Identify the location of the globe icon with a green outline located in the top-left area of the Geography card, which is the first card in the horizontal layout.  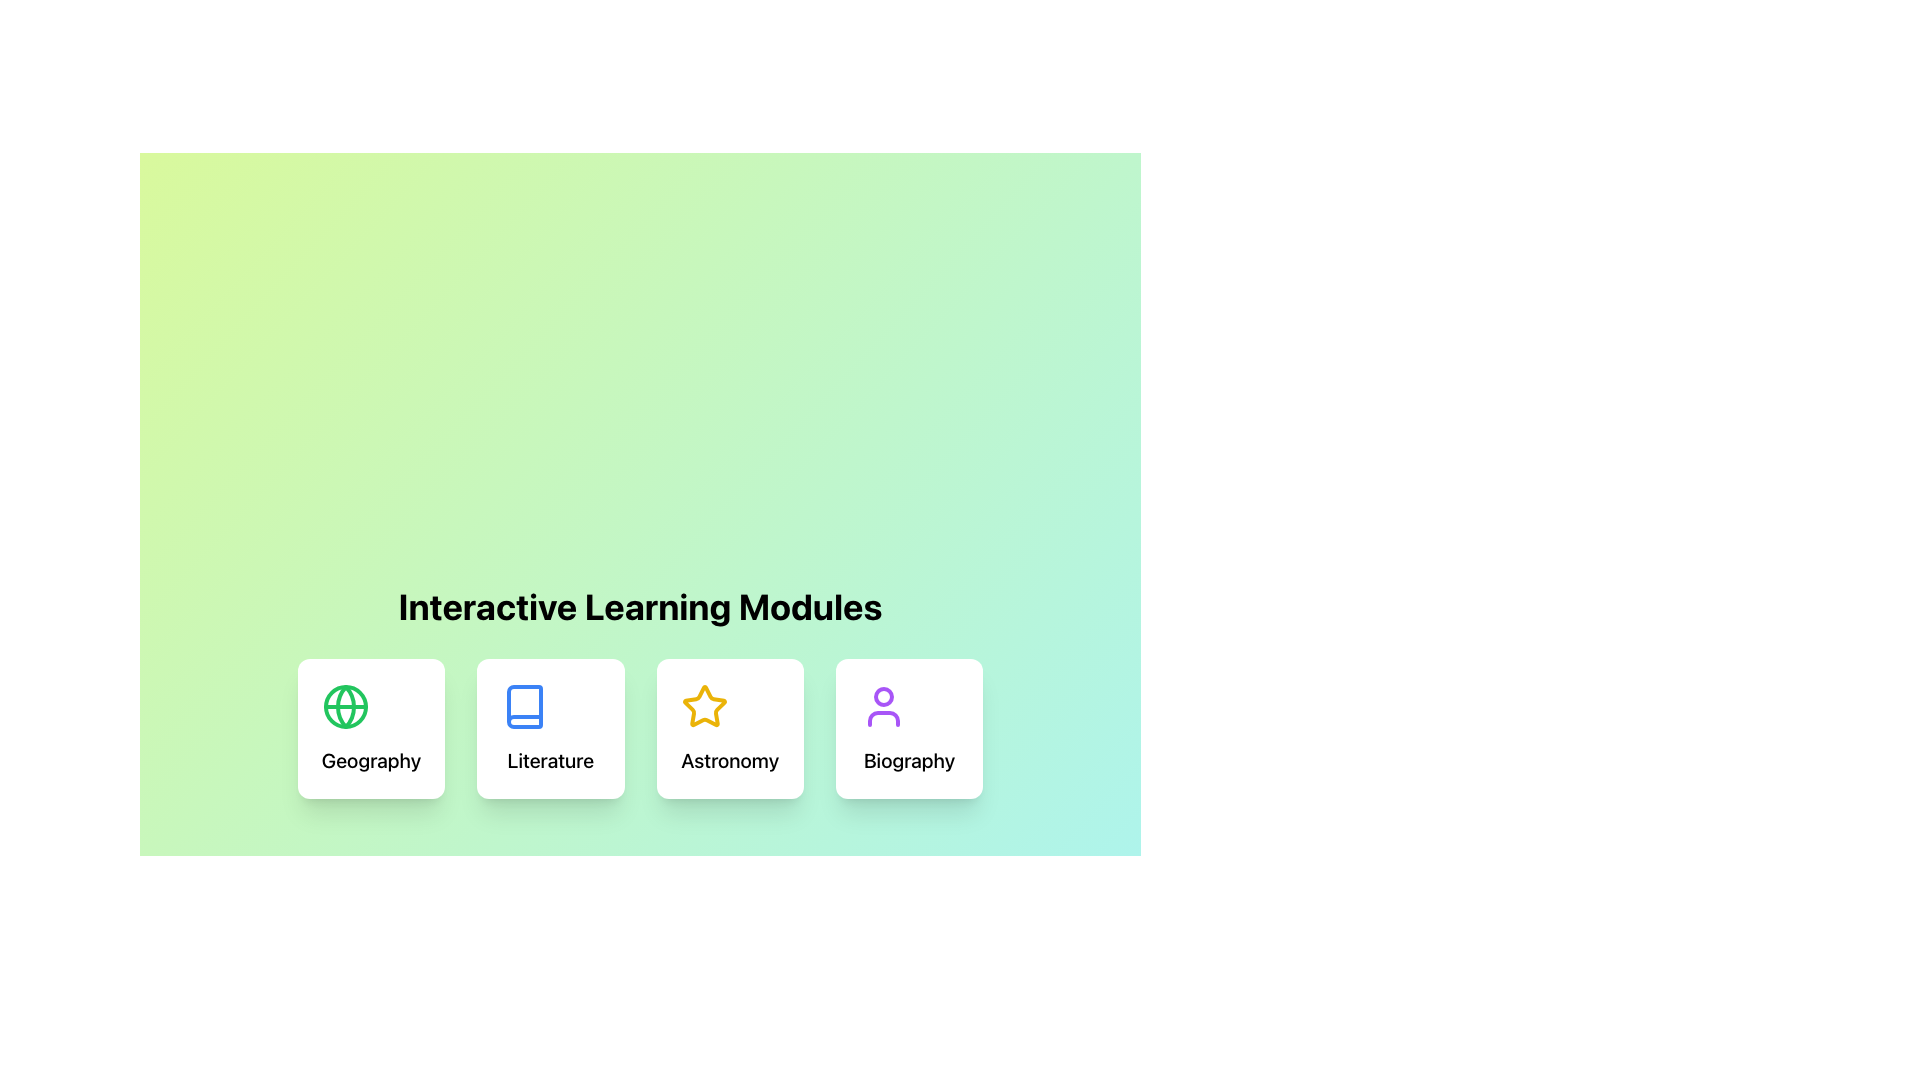
(345, 705).